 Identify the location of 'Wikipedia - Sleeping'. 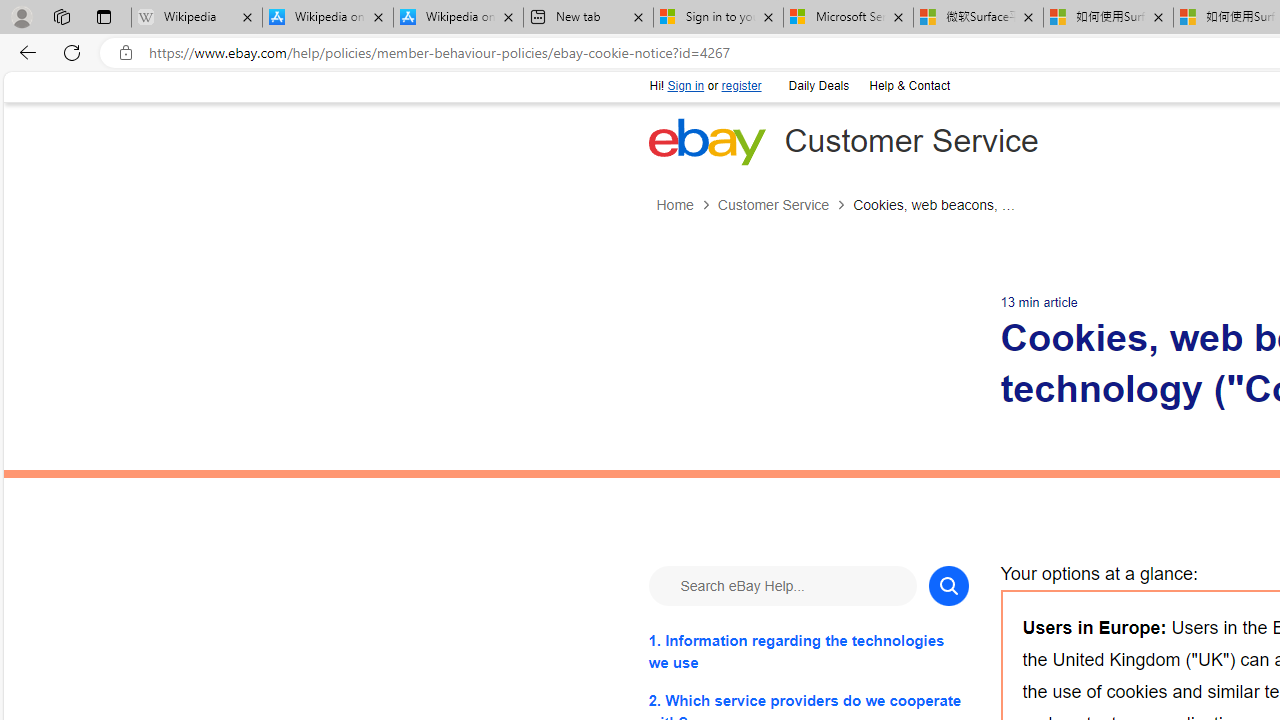
(197, 17).